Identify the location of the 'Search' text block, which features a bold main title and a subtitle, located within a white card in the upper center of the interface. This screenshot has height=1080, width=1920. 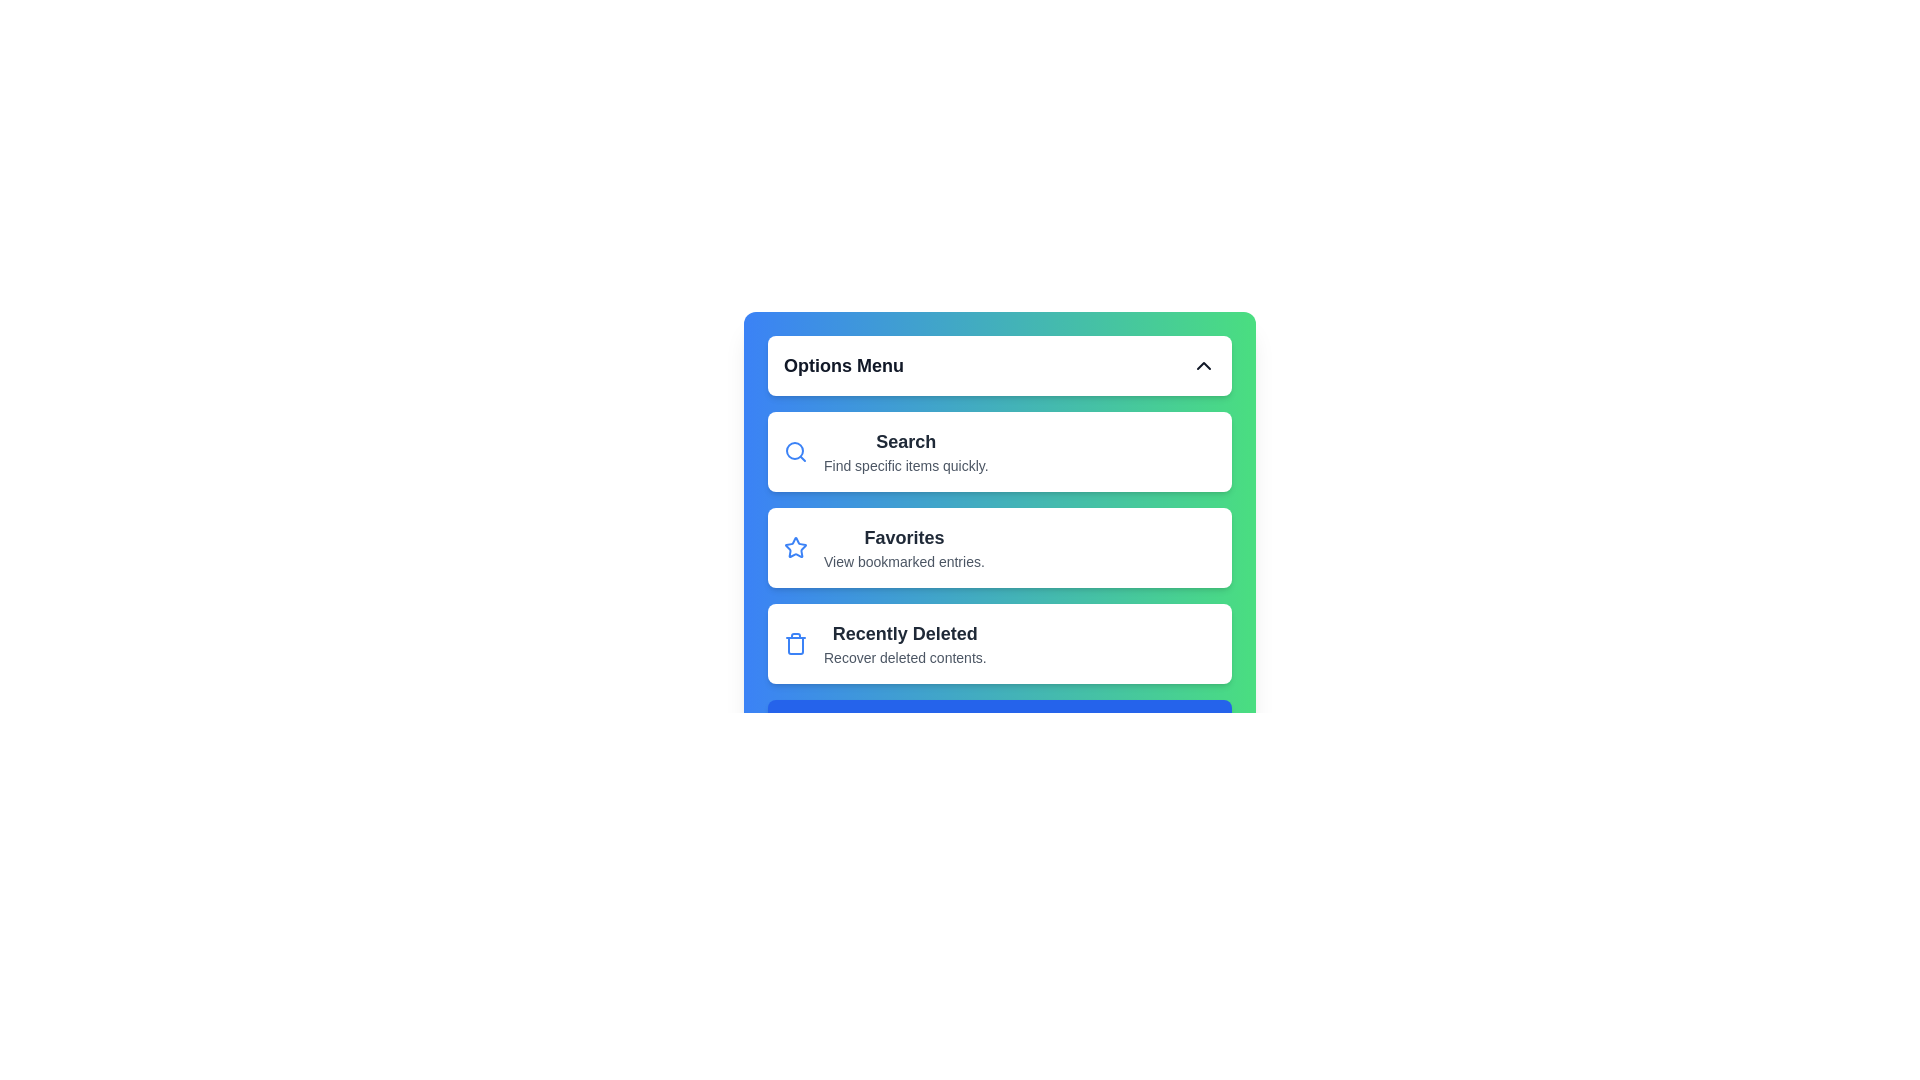
(905, 451).